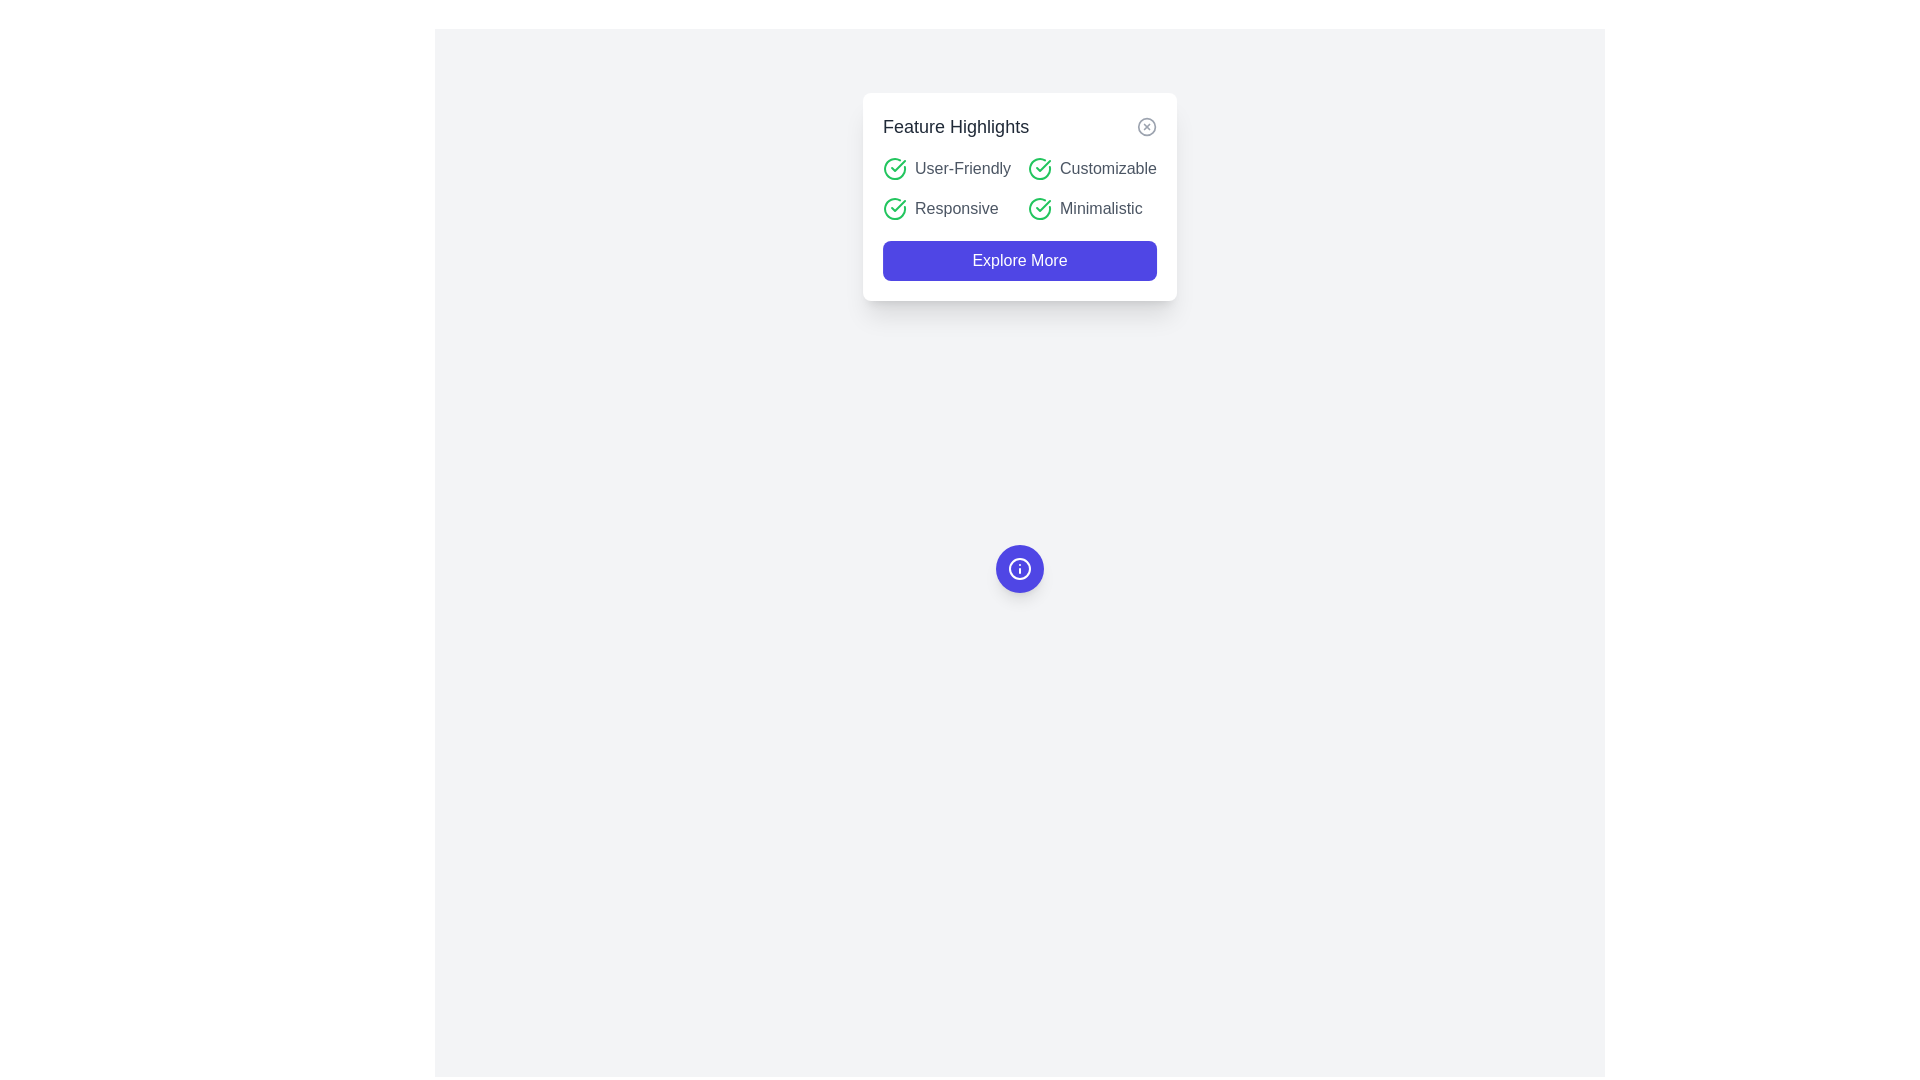  Describe the element at coordinates (1019, 569) in the screenshot. I see `the circular button with a blue background and white outlining to observe its hover effect` at that location.